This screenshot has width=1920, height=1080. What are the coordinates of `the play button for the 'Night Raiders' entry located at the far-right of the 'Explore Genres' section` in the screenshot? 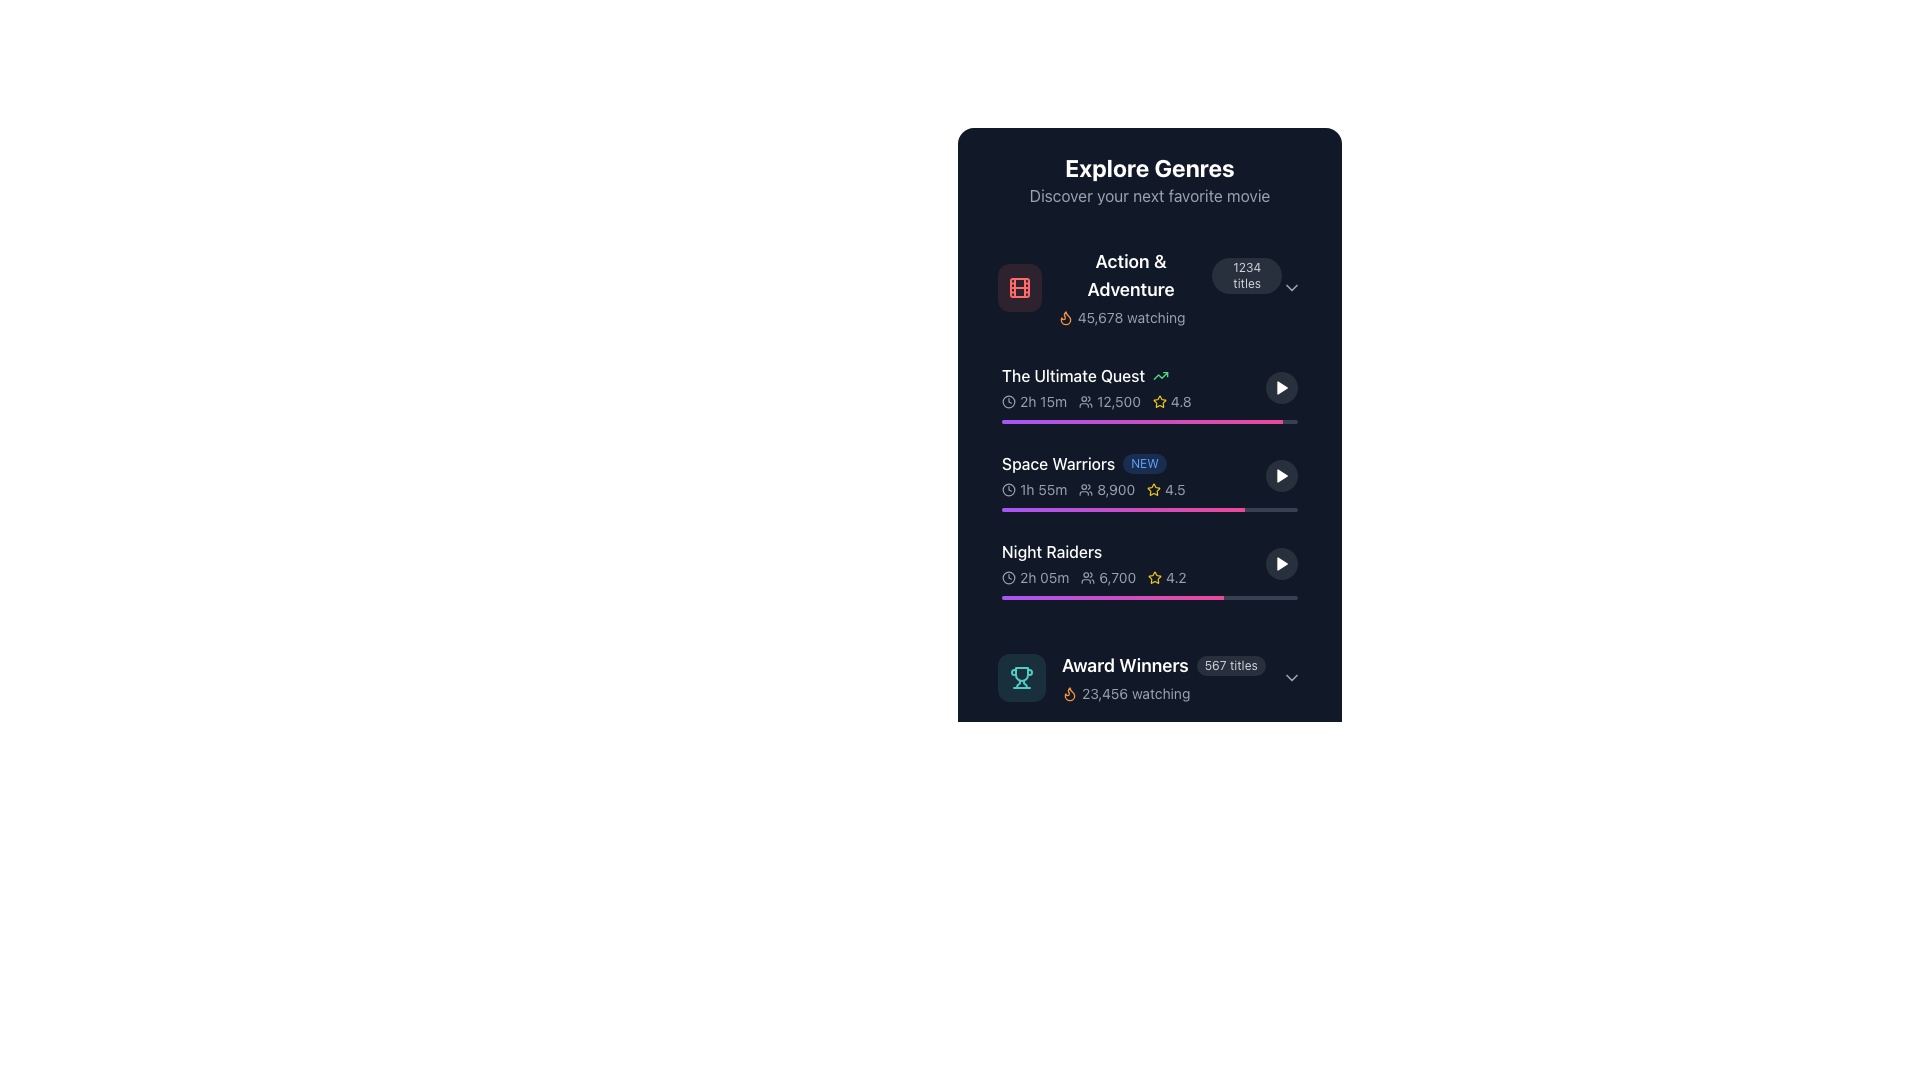 It's located at (1281, 563).